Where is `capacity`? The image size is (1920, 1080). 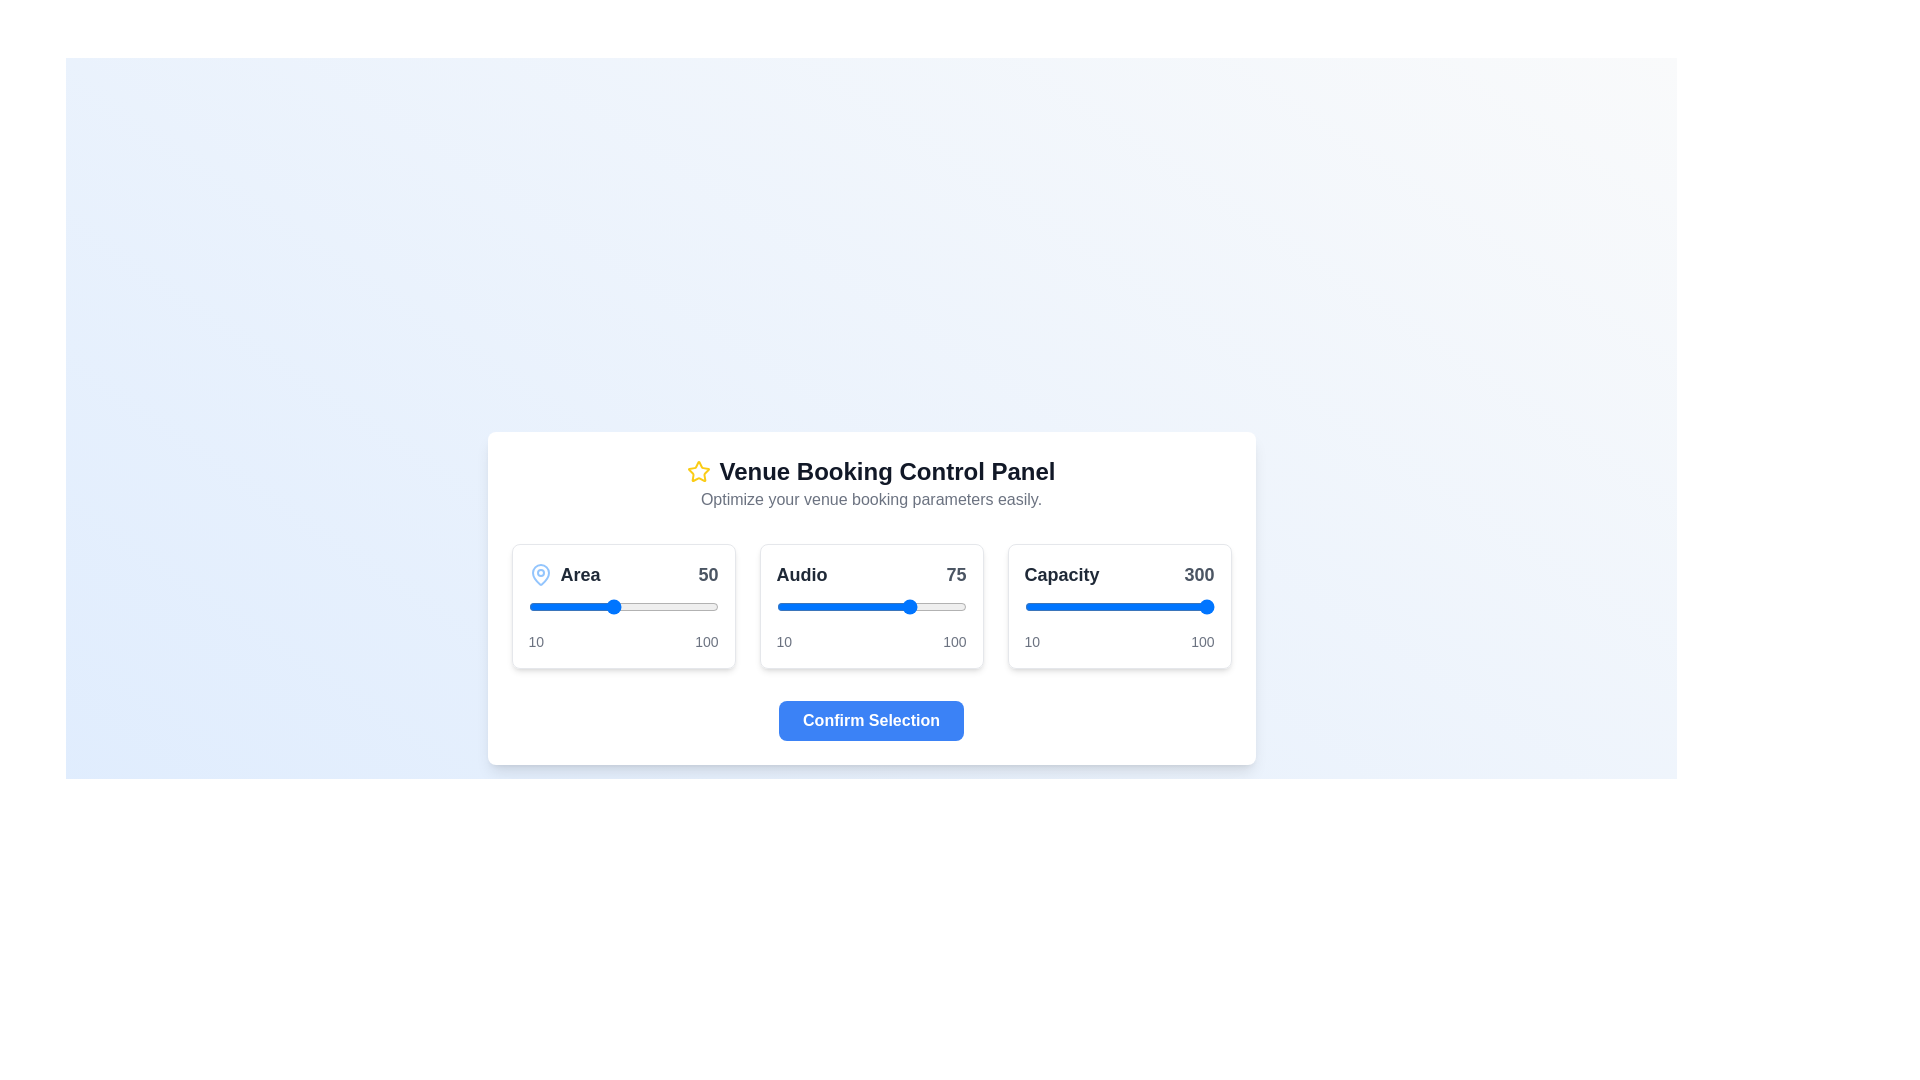 capacity is located at coordinates (1067, 605).